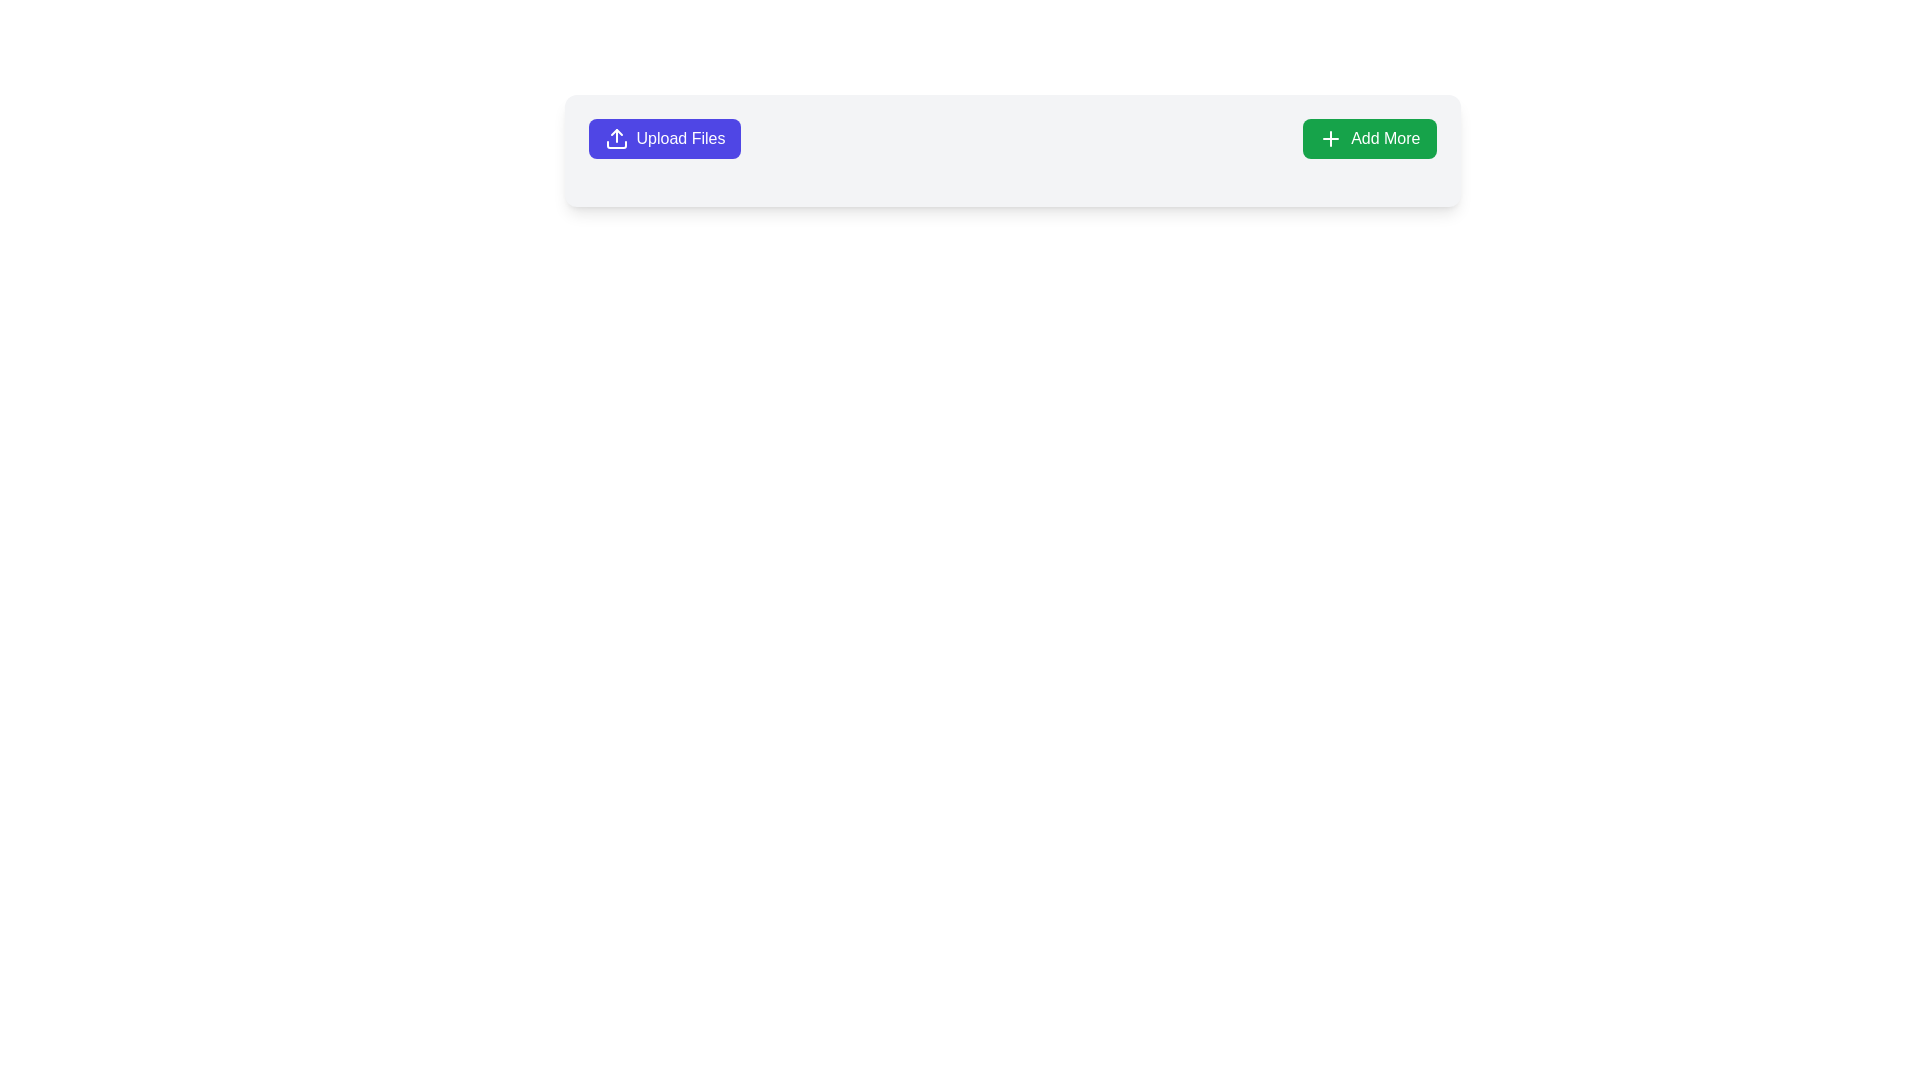  I want to click on the upload icon, which is positioned to the left of the 'Upload Files' text in the button on the left-hand side of the interface, so click(615, 137).